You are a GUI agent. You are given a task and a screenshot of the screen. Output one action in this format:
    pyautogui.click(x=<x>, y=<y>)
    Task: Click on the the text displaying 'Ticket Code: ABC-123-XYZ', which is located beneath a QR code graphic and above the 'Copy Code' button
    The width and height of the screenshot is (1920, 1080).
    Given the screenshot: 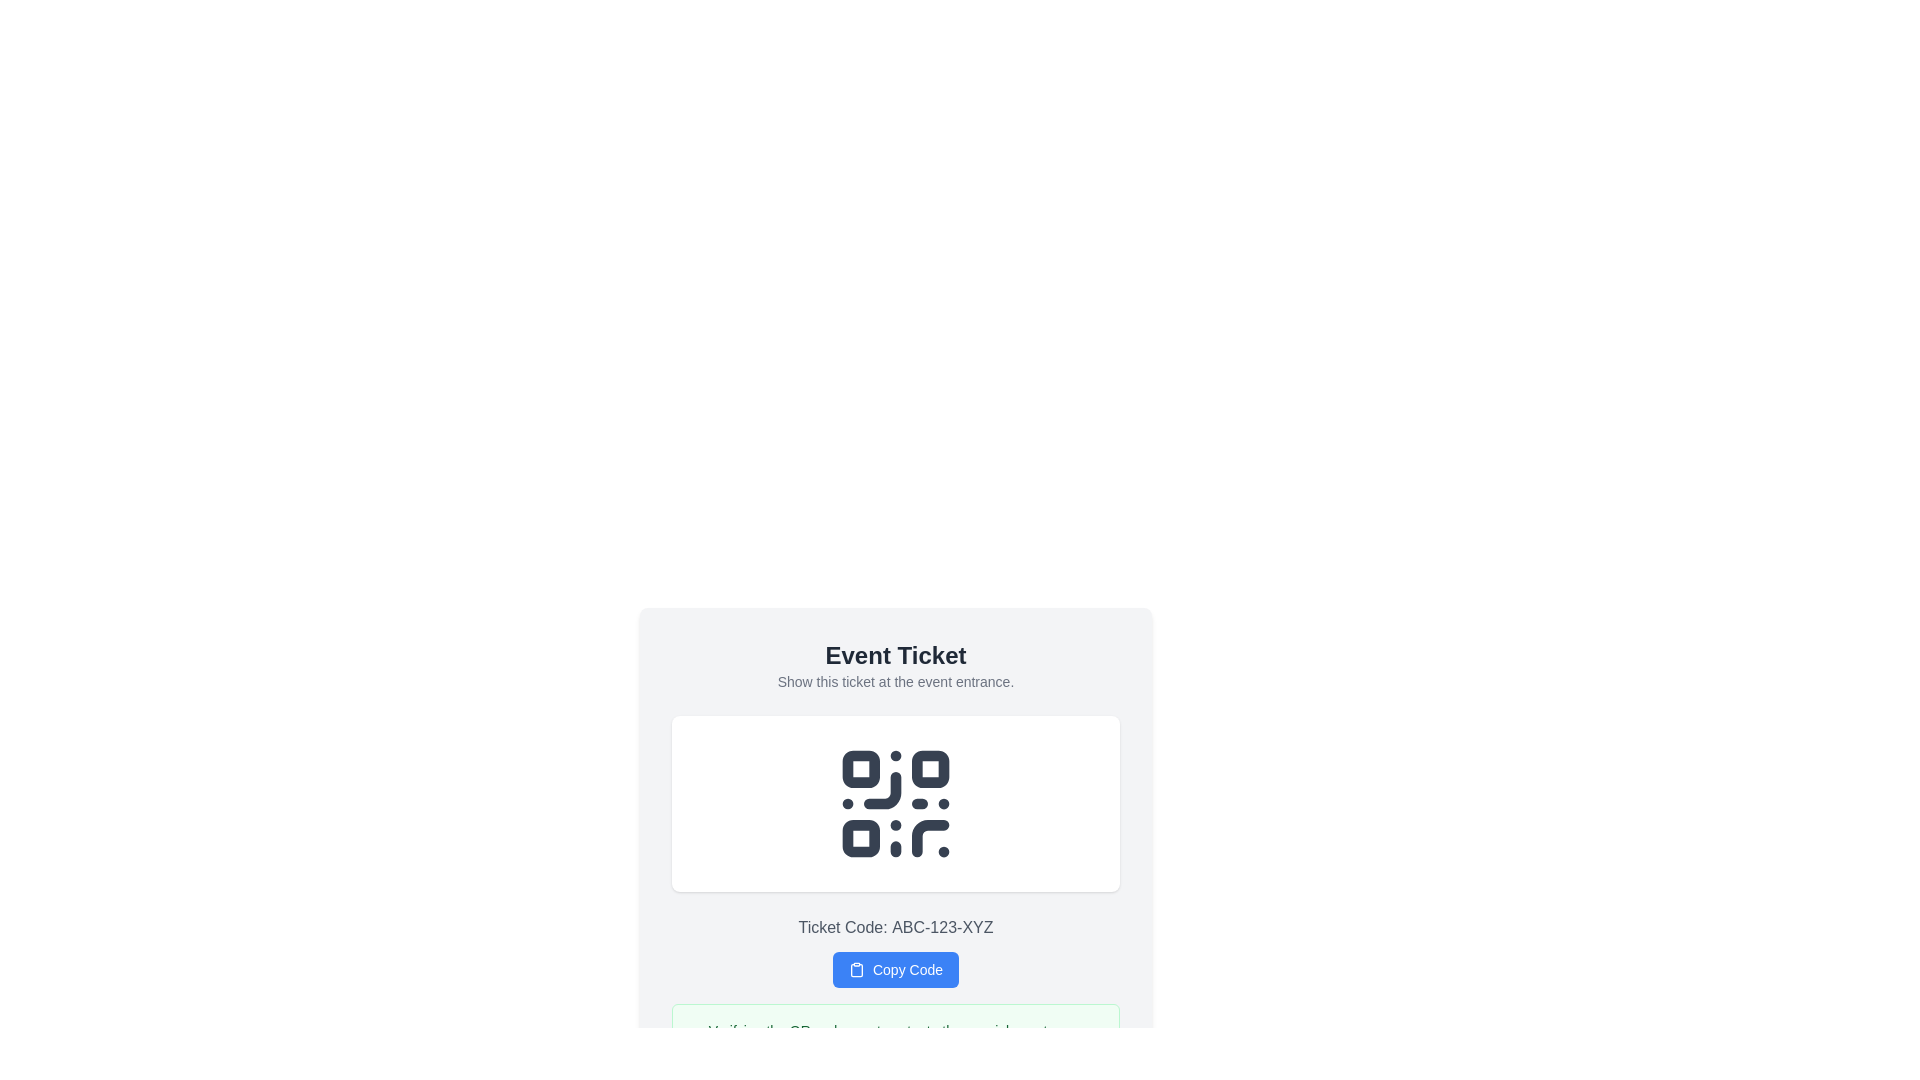 What is the action you would take?
    pyautogui.click(x=895, y=928)
    